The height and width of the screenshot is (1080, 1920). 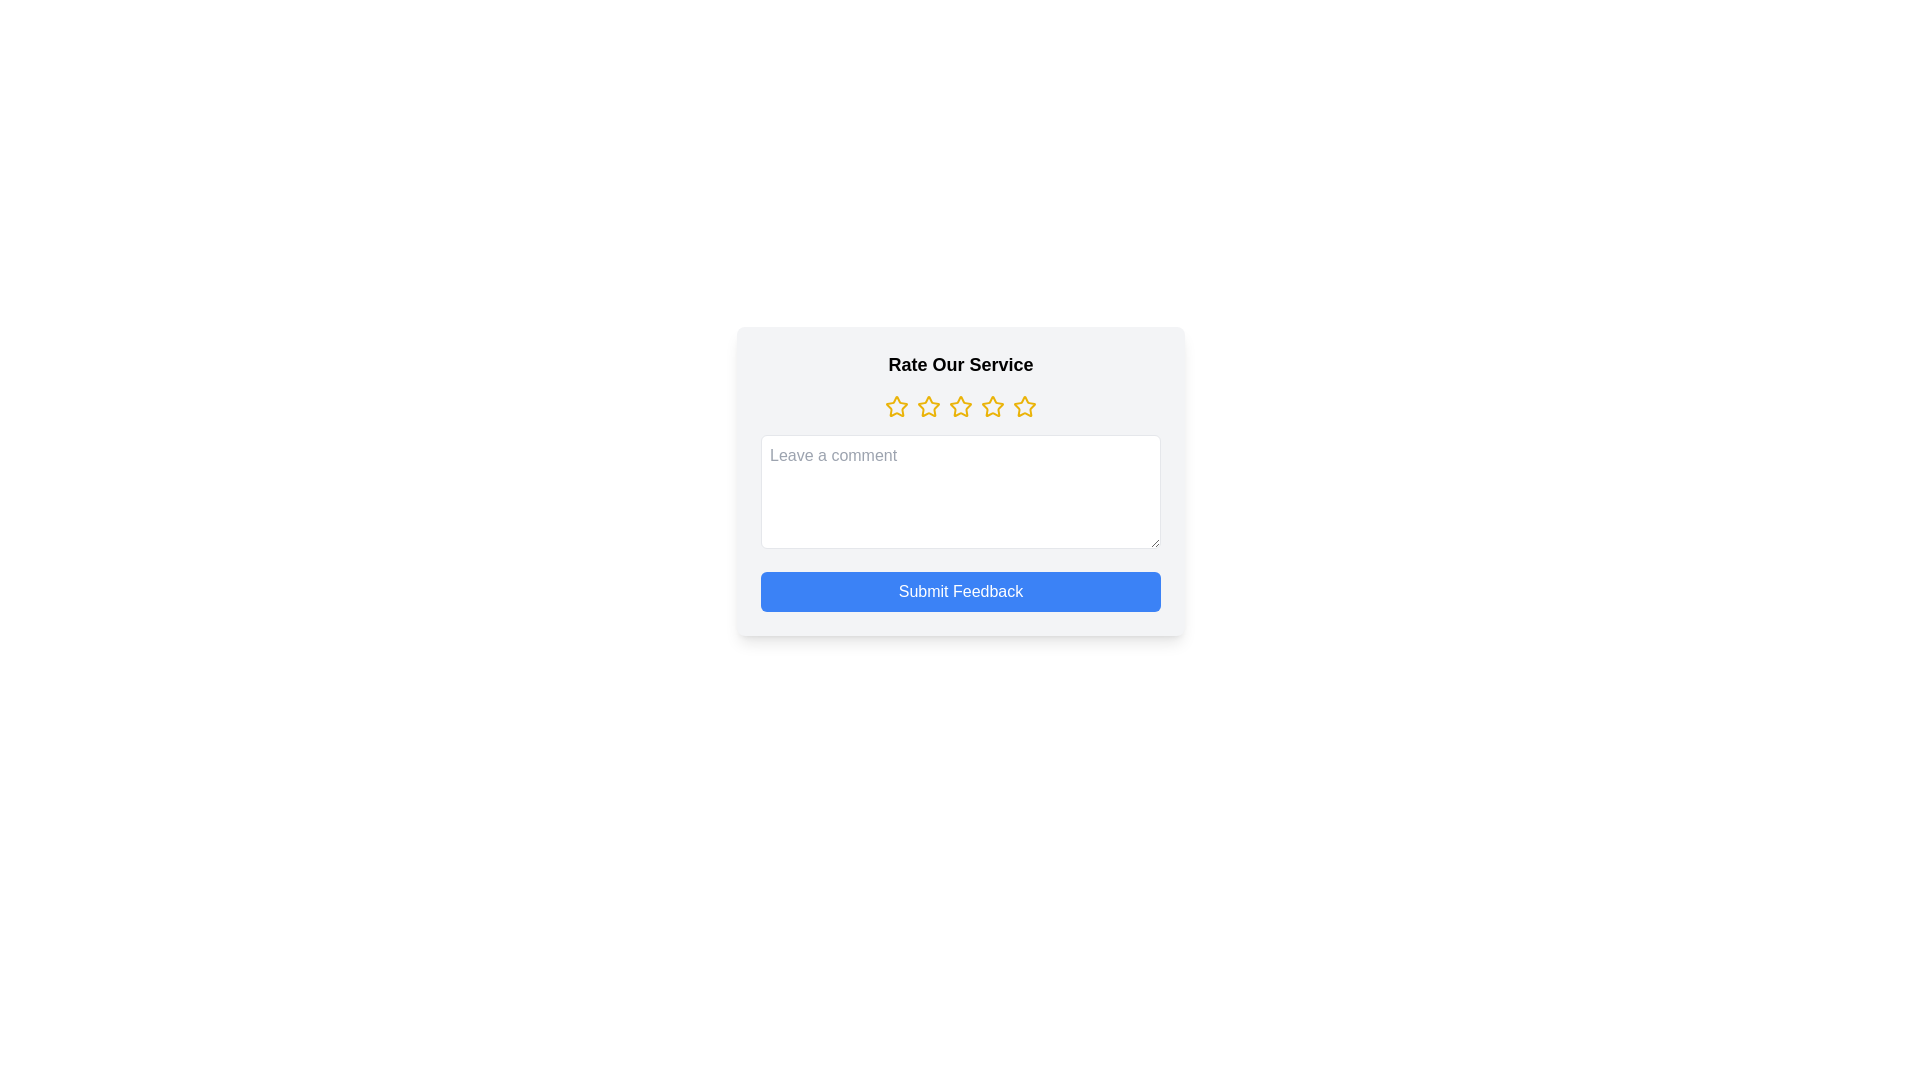 What do you see at coordinates (928, 406) in the screenshot?
I see `the third yellow star-shaped icon in the rating component below 'Rate Our Service'` at bounding box center [928, 406].